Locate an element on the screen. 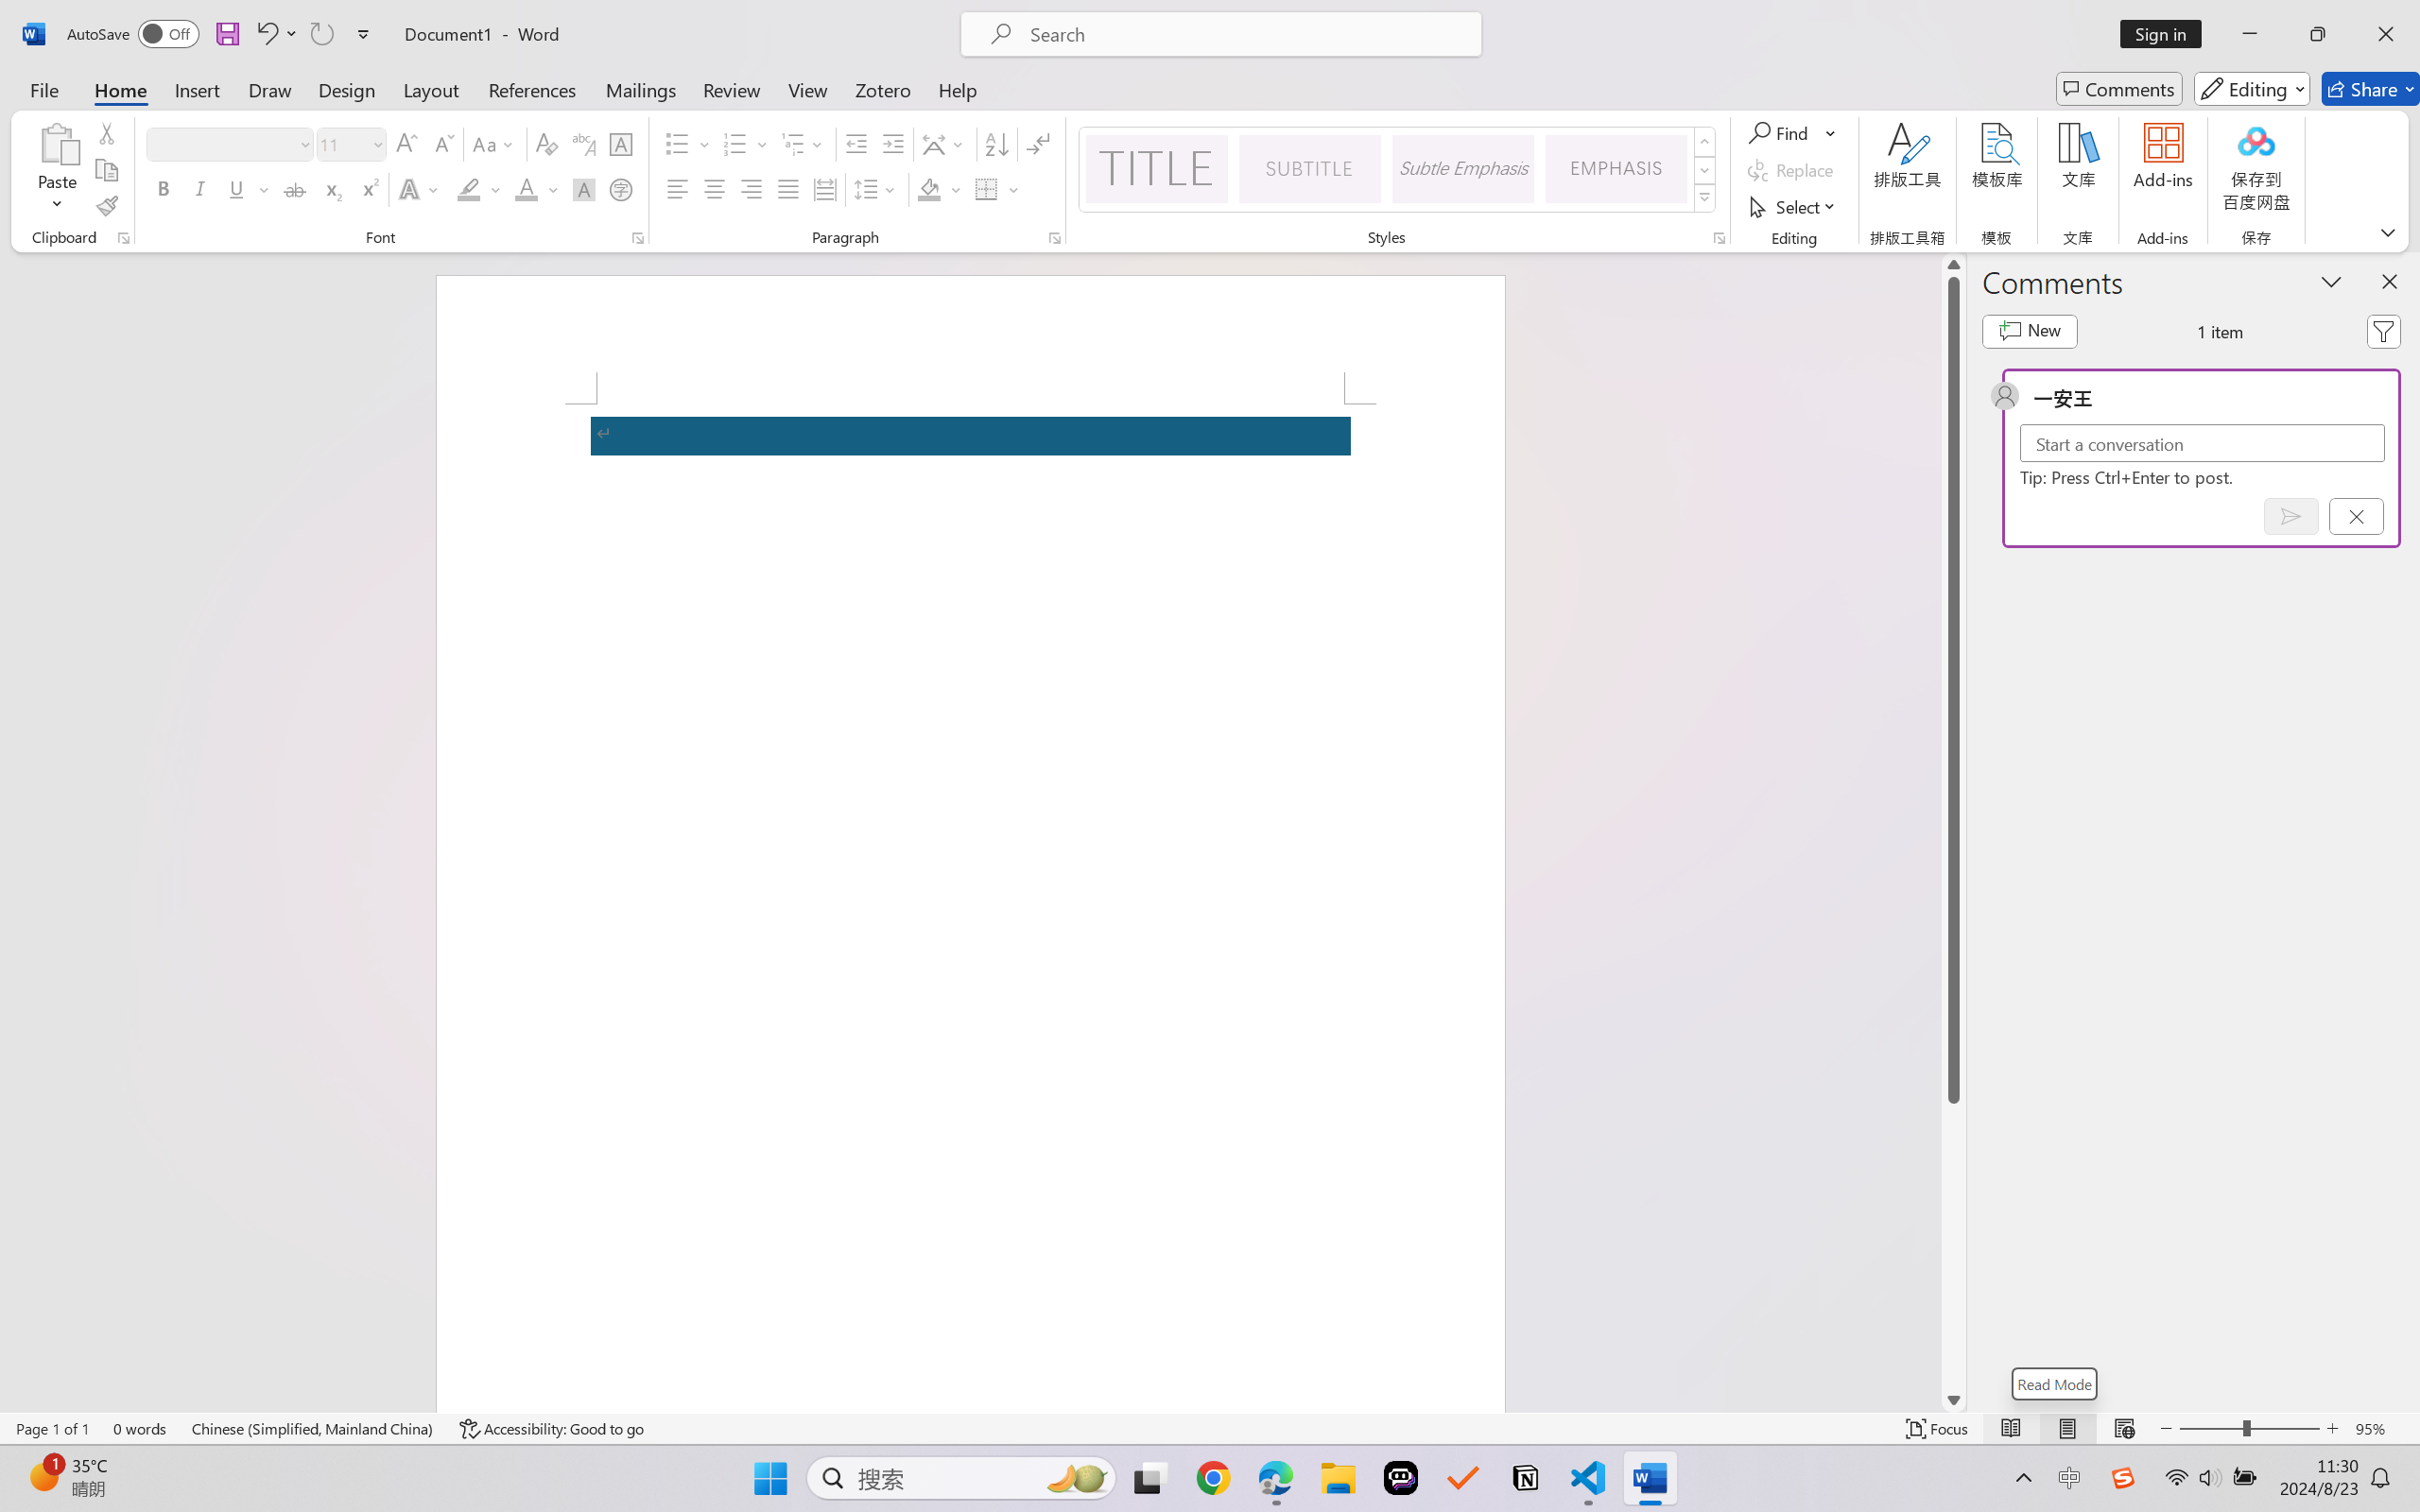 This screenshot has height=1512, width=2420. 'Shading No Color' is located at coordinates (928, 188).